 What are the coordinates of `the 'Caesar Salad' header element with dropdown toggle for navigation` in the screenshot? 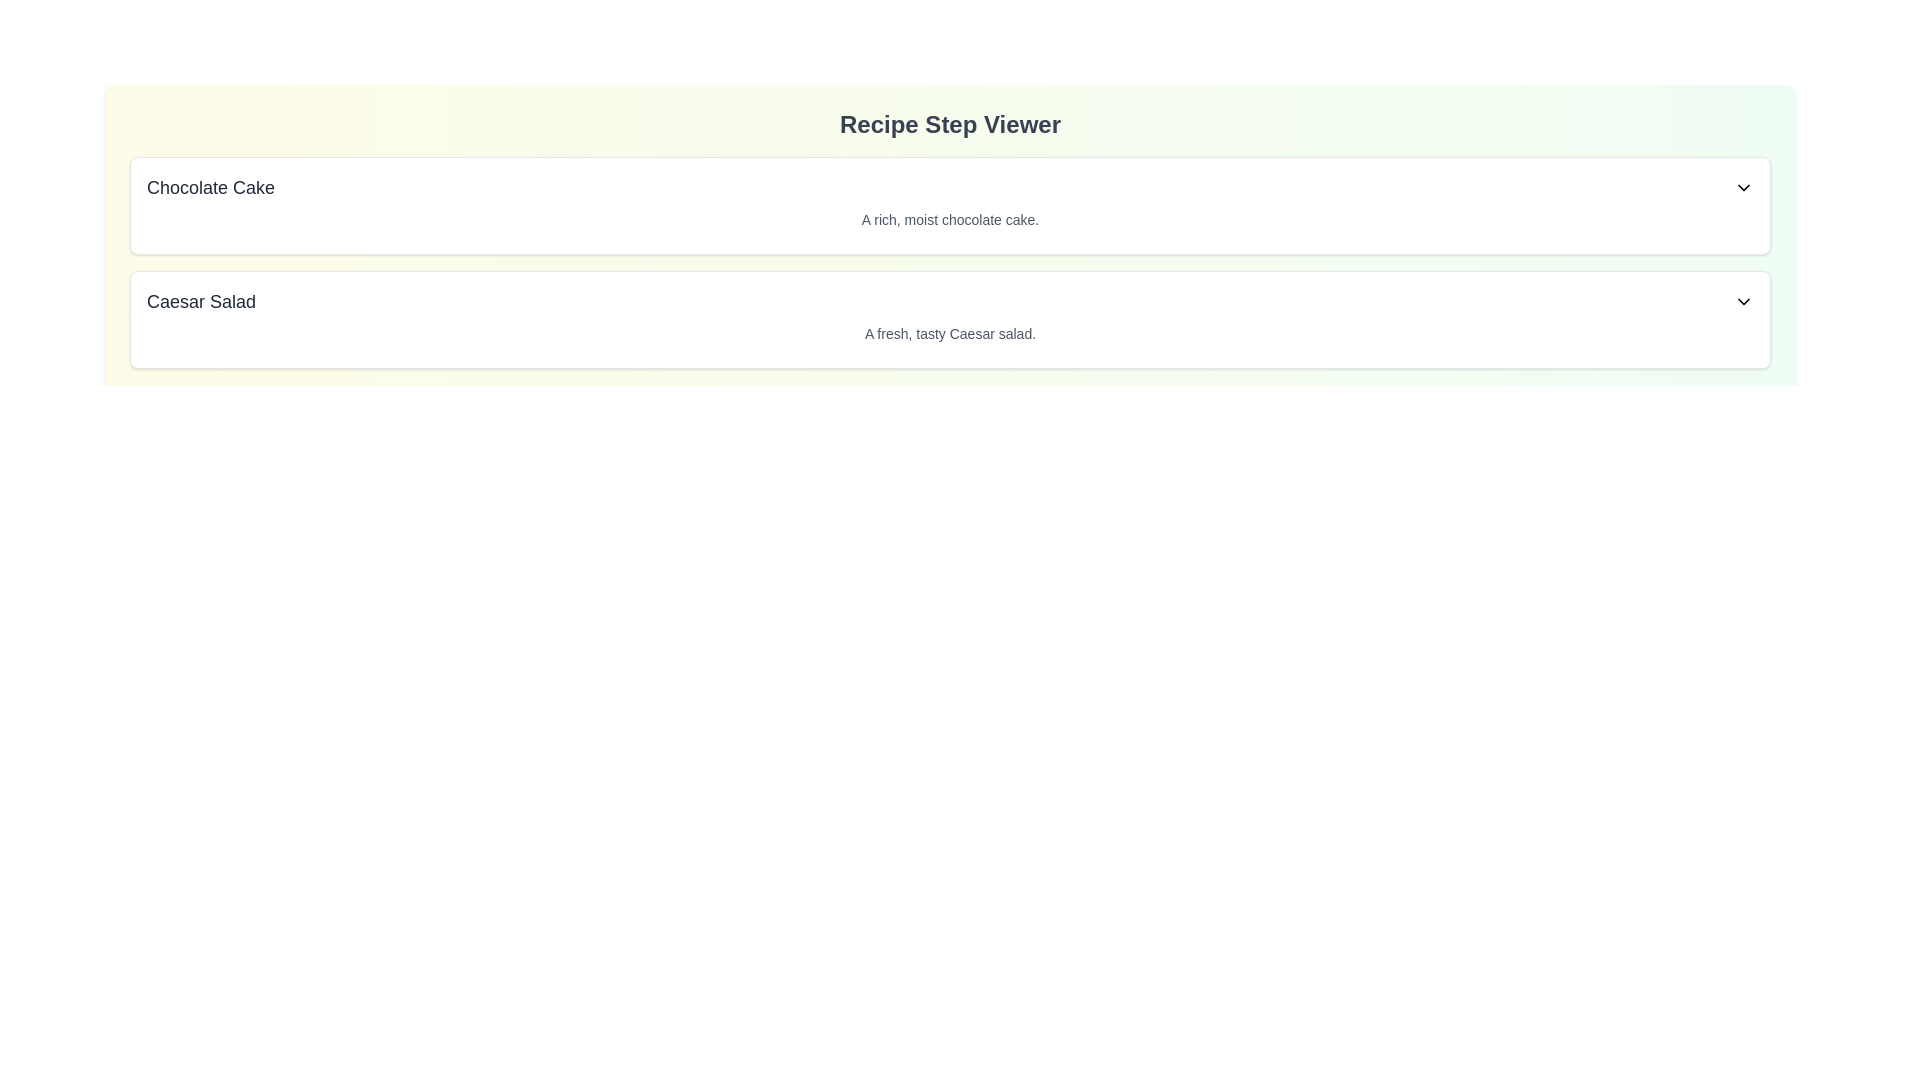 It's located at (949, 301).